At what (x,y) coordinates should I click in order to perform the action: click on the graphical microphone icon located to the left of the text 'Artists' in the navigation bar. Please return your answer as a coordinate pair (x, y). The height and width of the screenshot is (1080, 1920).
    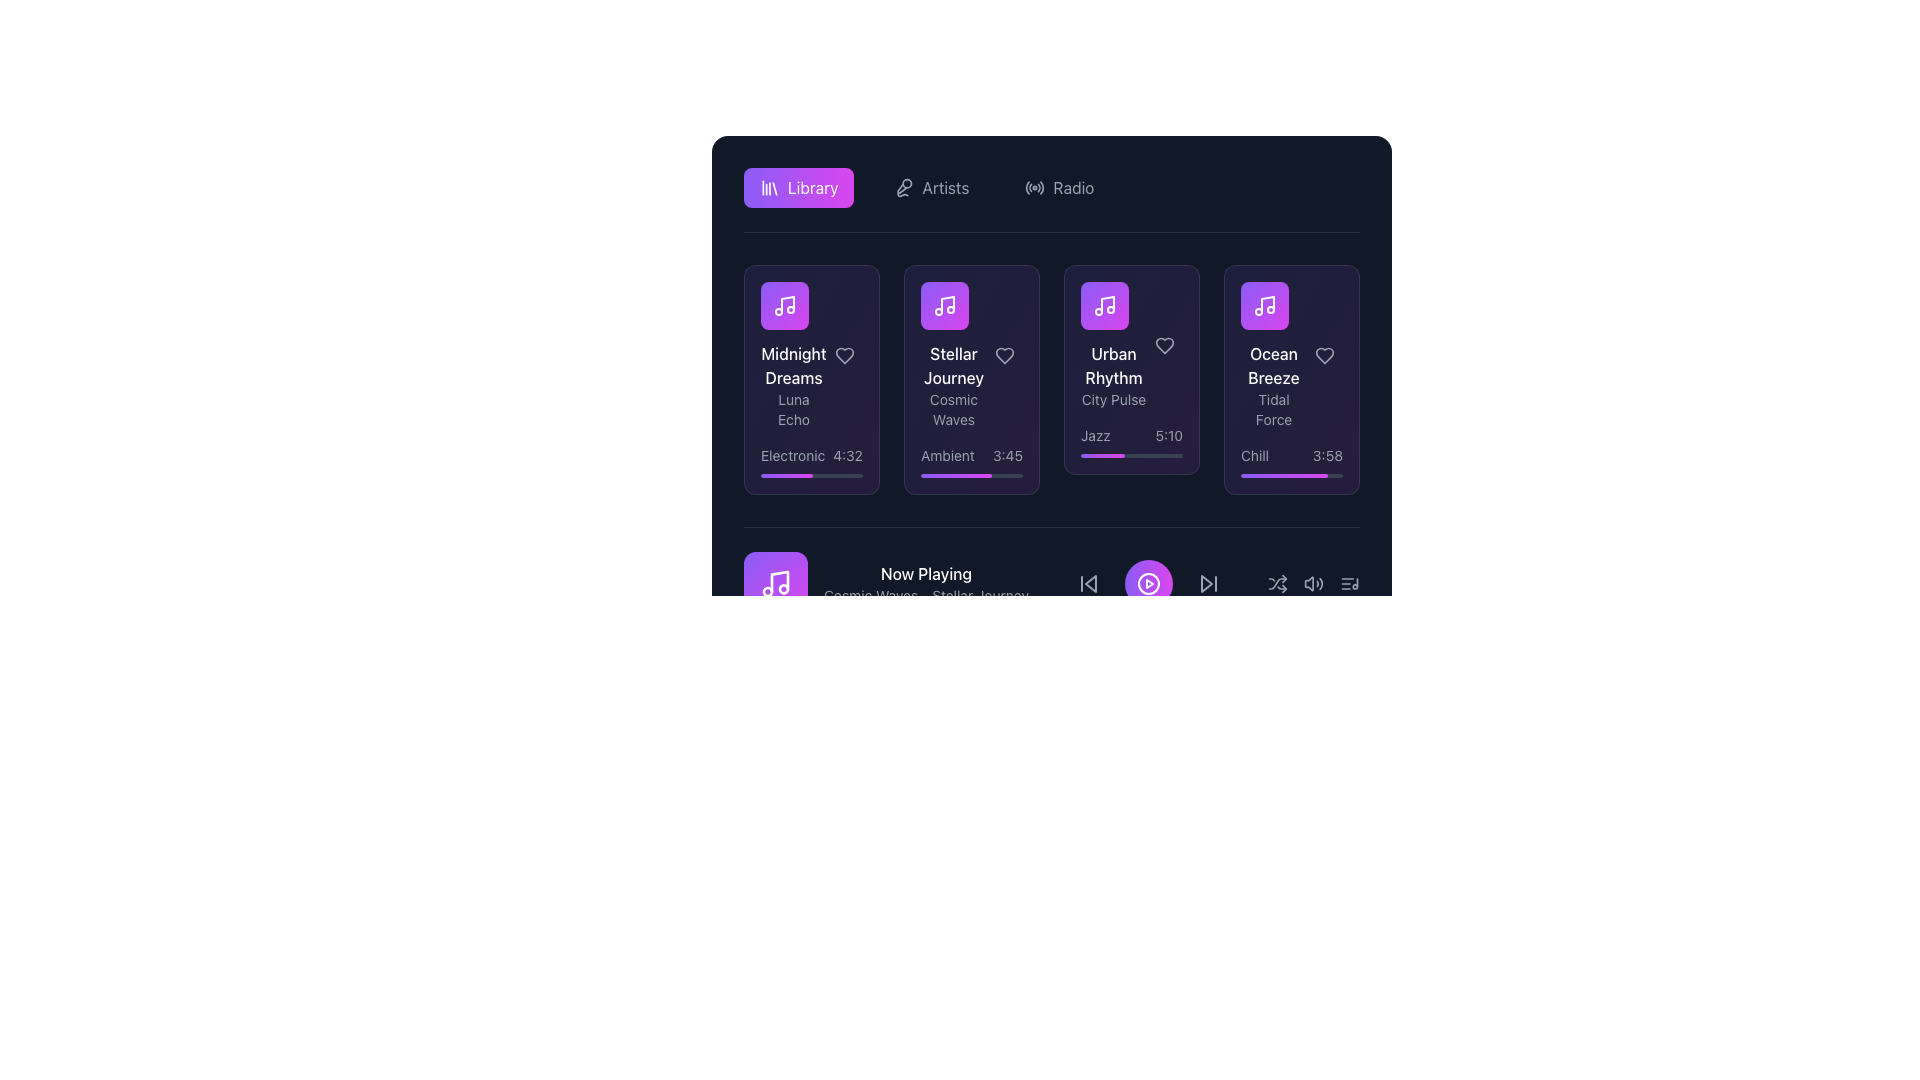
    Looking at the image, I should click on (903, 188).